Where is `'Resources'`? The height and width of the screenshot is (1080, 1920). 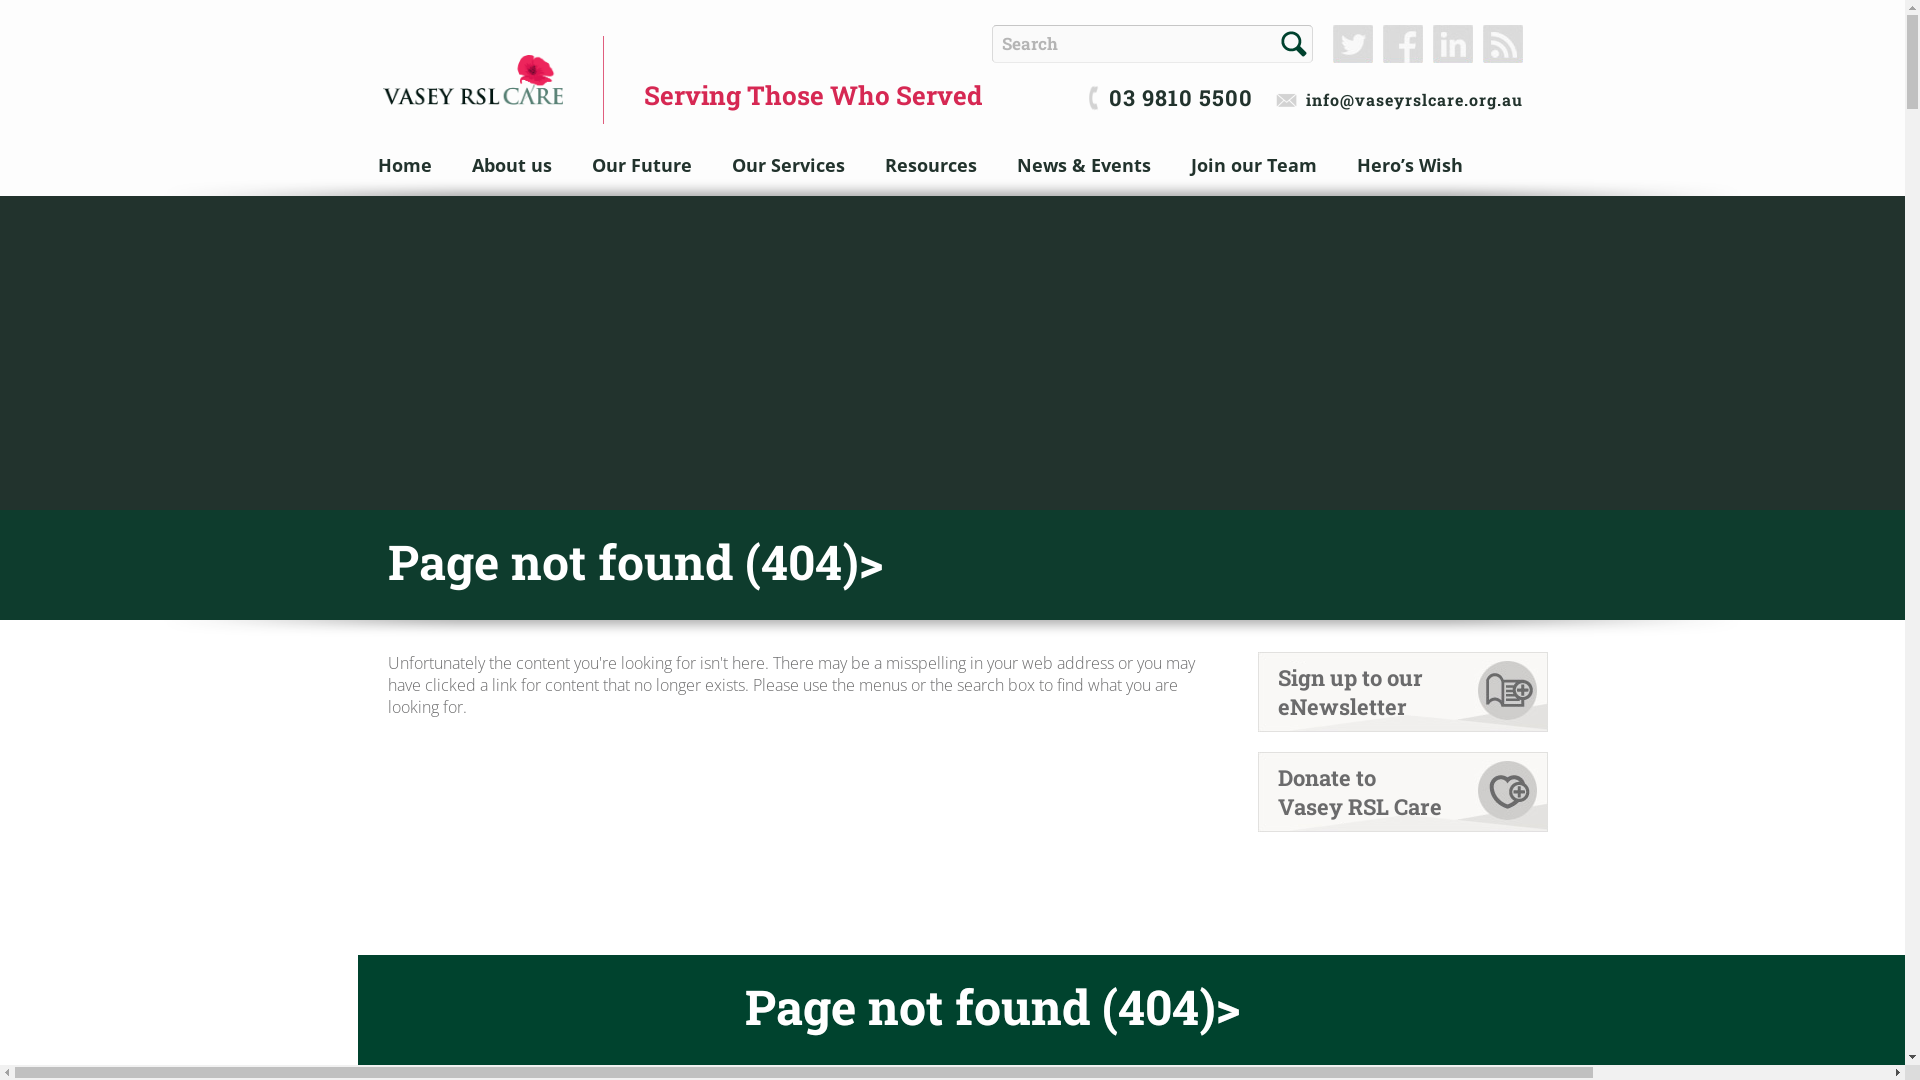
'Resources' is located at coordinates (929, 164).